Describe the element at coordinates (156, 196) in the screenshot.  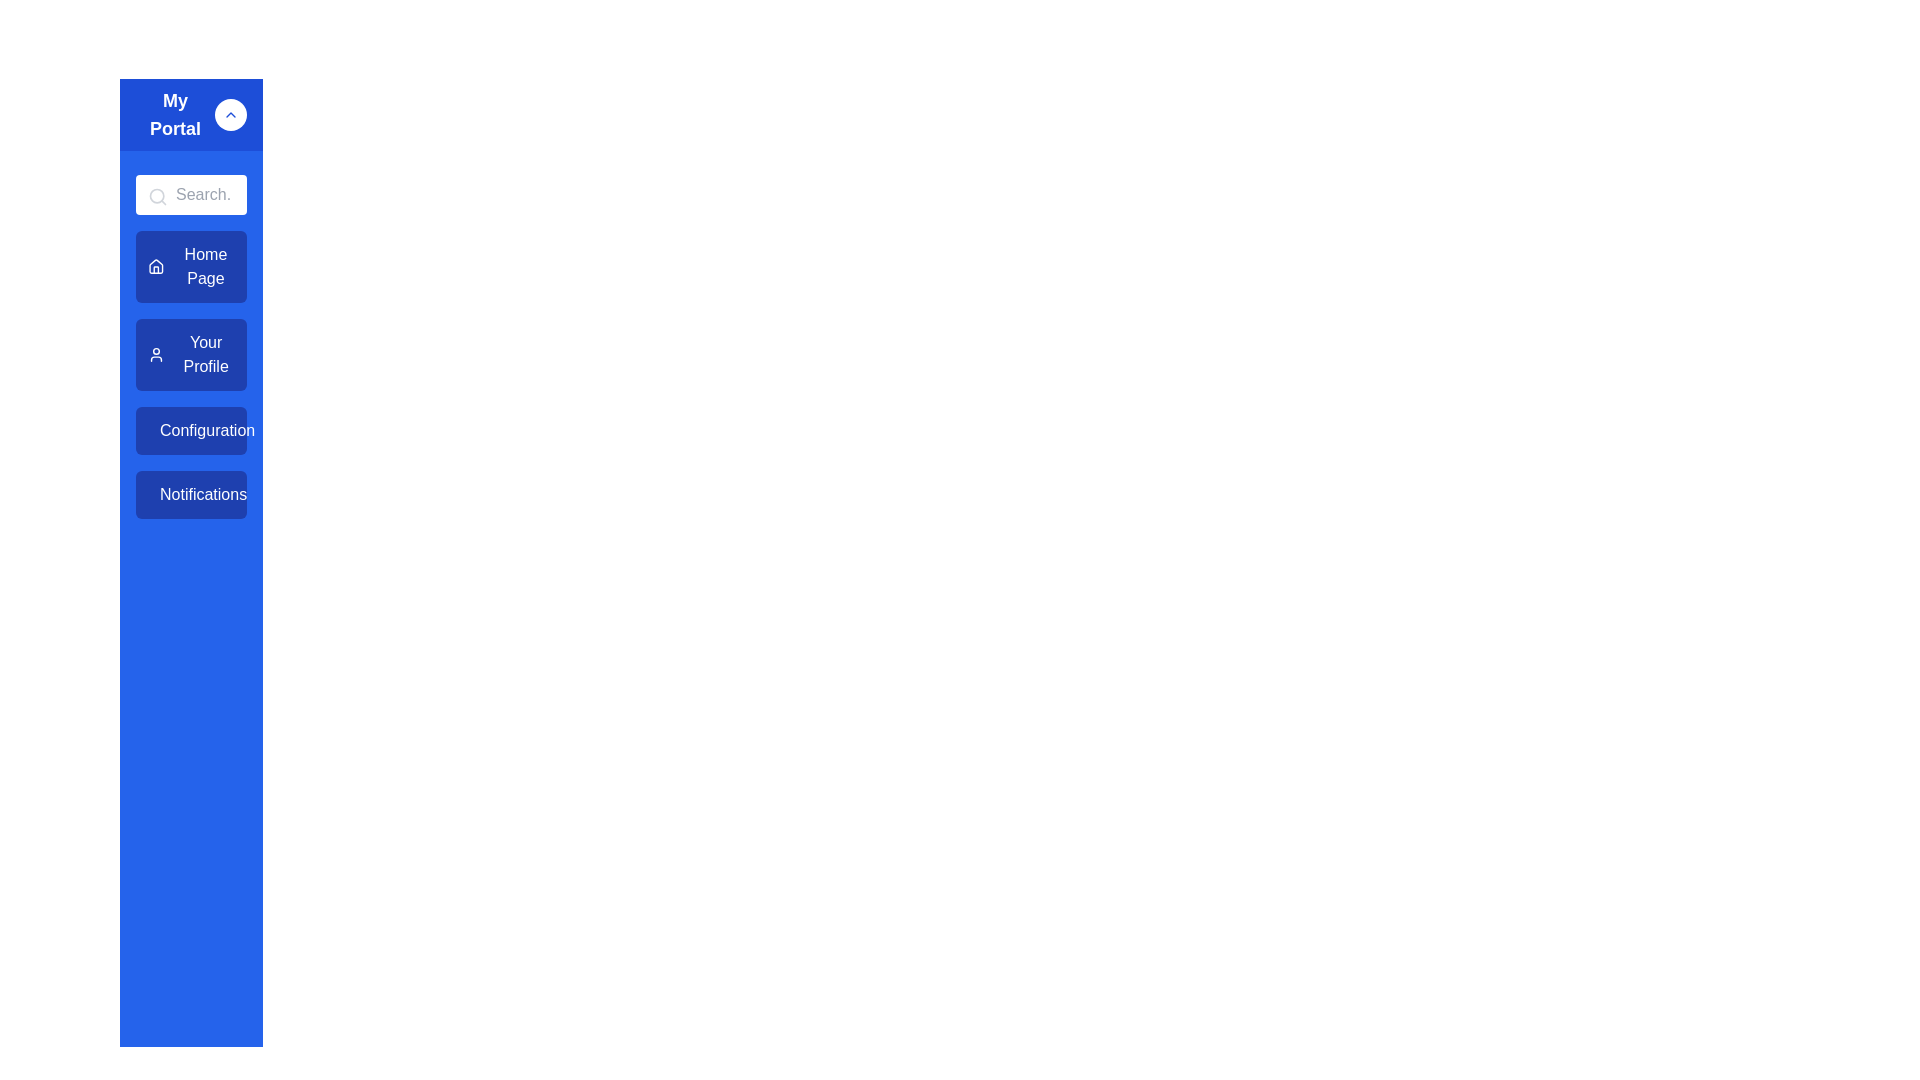
I see `the SVG Circle representing the lens of the magnifying glass in the search icon, indicating the search bar feature` at that location.